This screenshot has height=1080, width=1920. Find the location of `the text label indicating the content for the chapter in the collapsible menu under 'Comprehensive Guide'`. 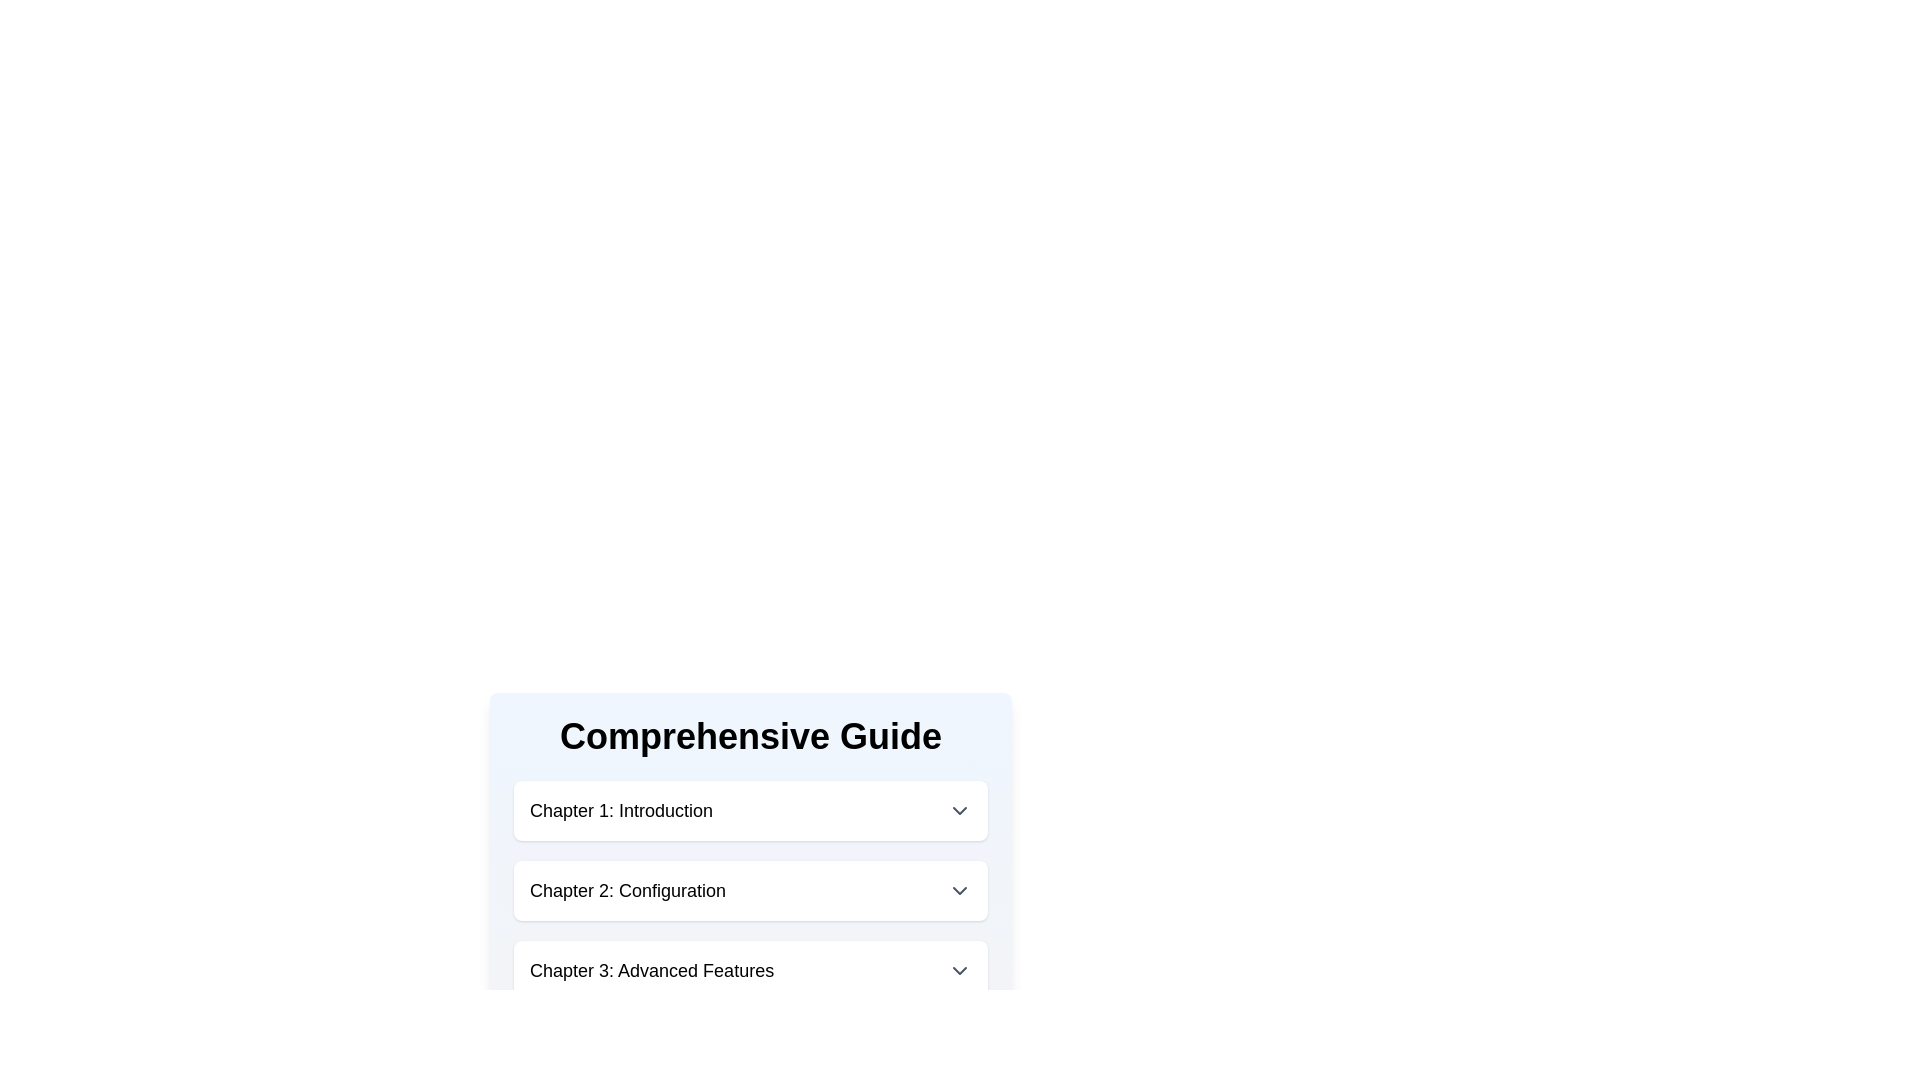

the text label indicating the content for the chapter in the collapsible menu under 'Comprehensive Guide' is located at coordinates (652, 970).